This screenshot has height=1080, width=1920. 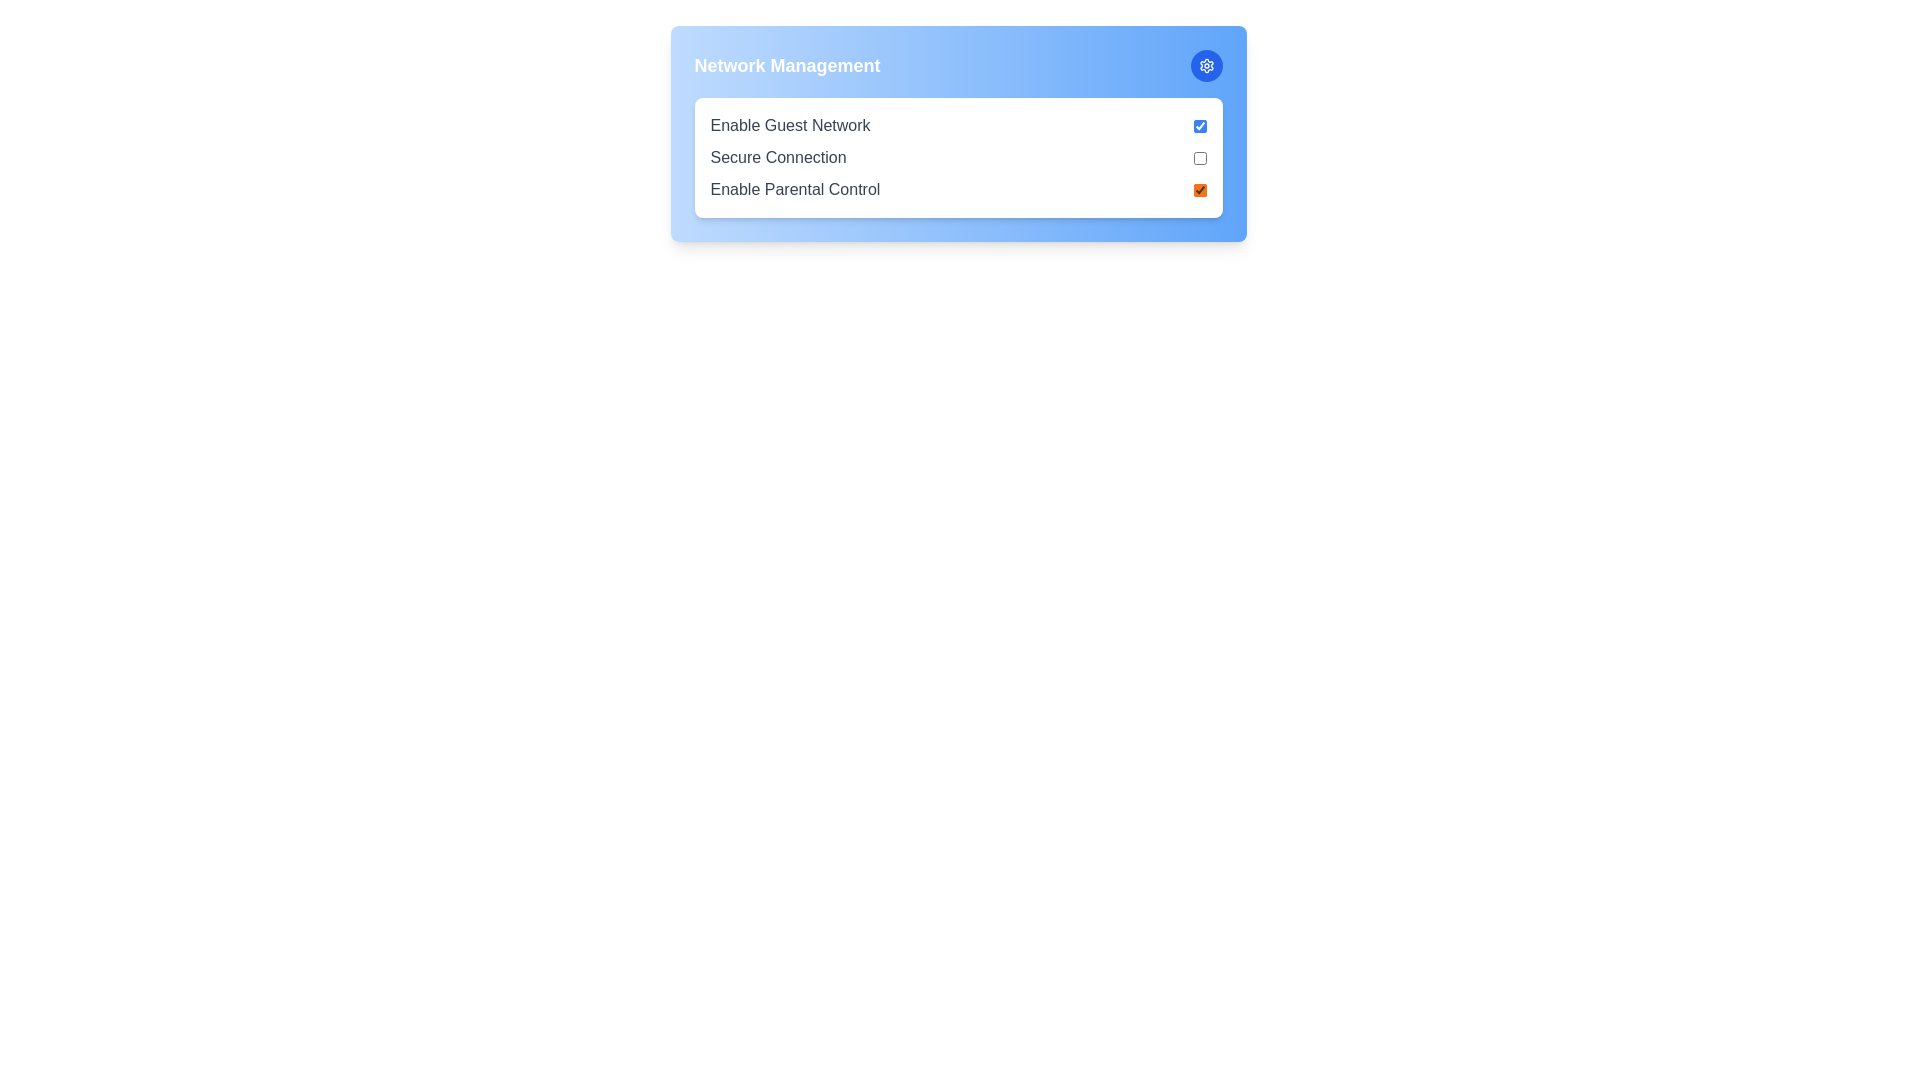 What do you see at coordinates (1200, 126) in the screenshot?
I see `the checkbox` at bounding box center [1200, 126].